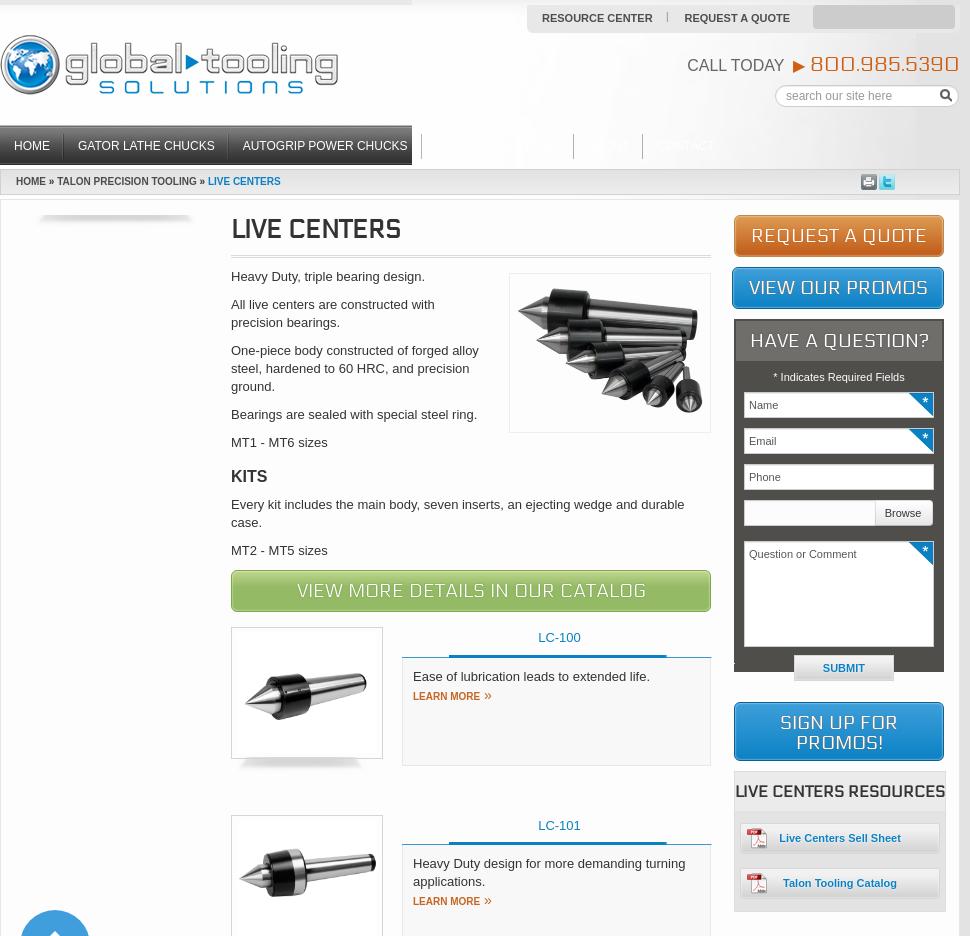 The width and height of the screenshot is (970, 936). Describe the element at coordinates (497, 146) in the screenshot. I see `'Custom Solutions'` at that location.